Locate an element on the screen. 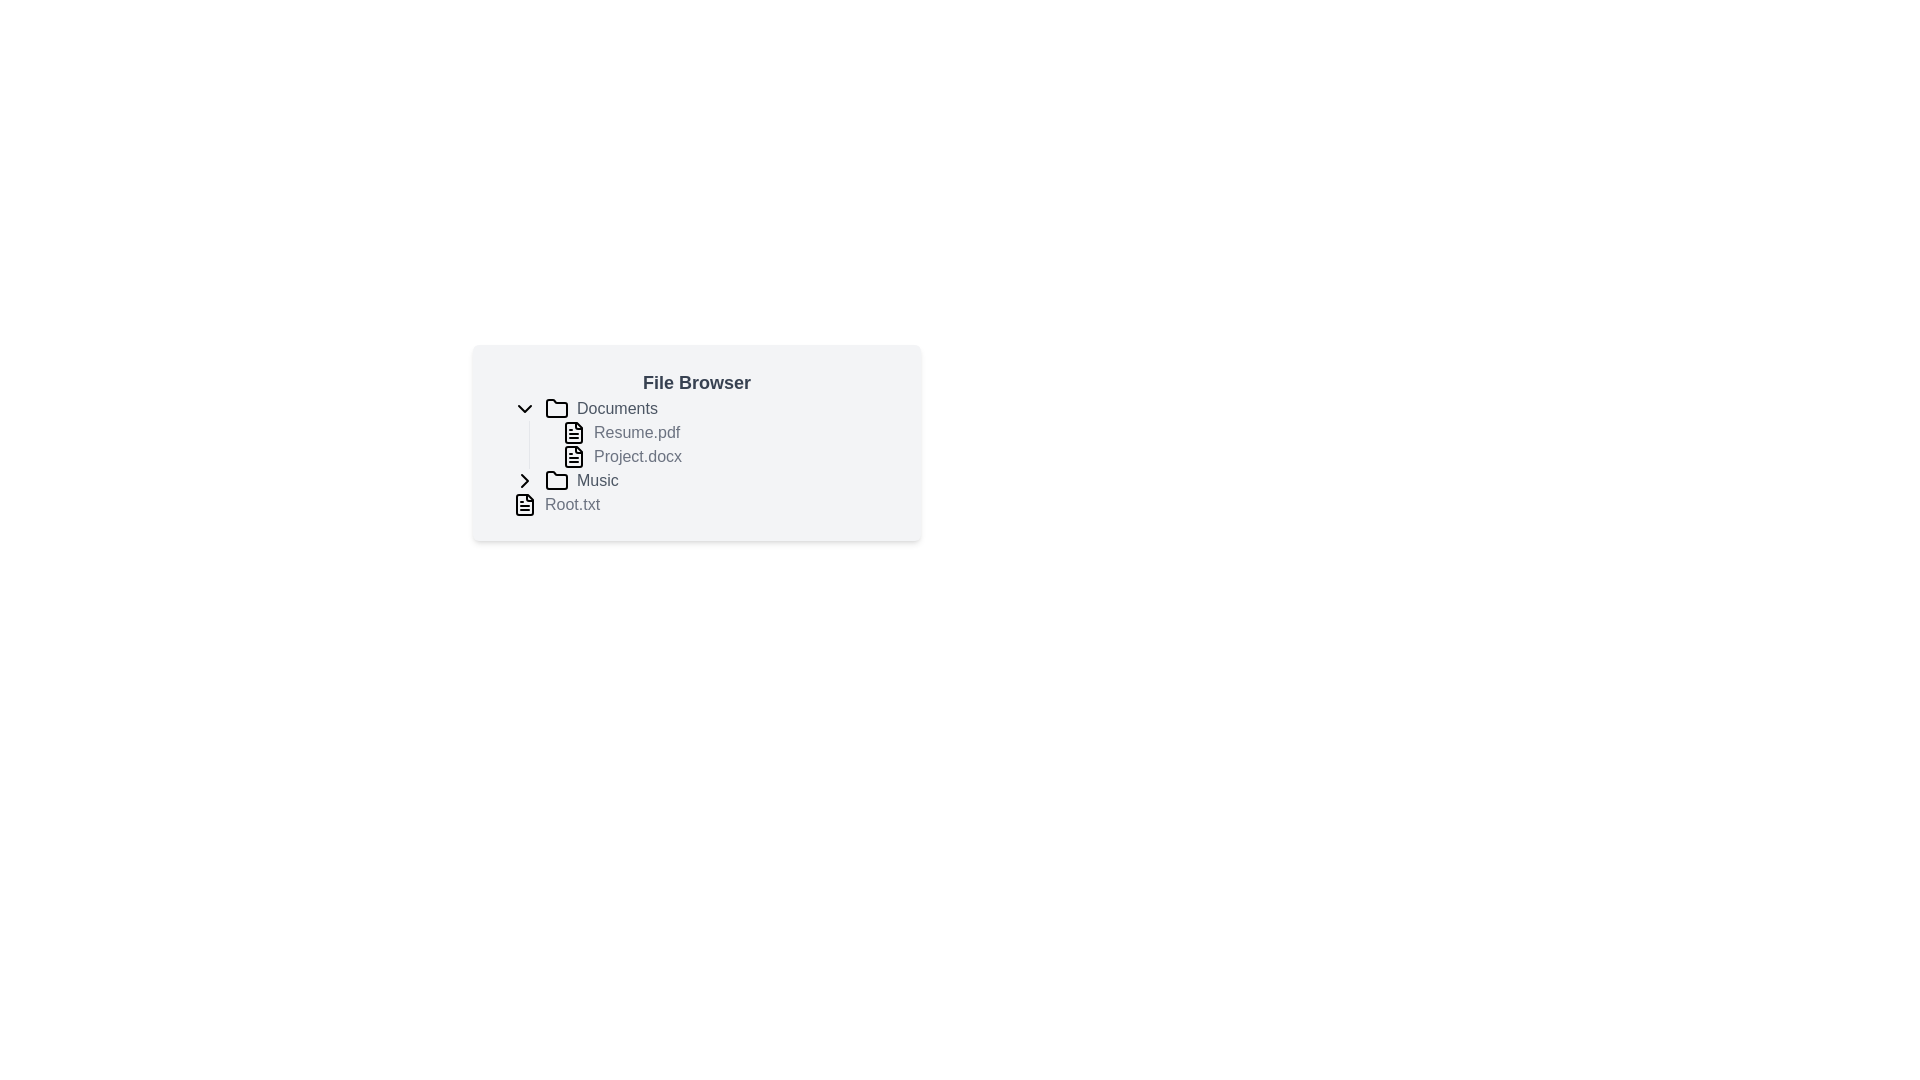 Image resolution: width=1920 pixels, height=1080 pixels. the folder toggle item at the top of the file browser hierarchy is located at coordinates (705, 407).